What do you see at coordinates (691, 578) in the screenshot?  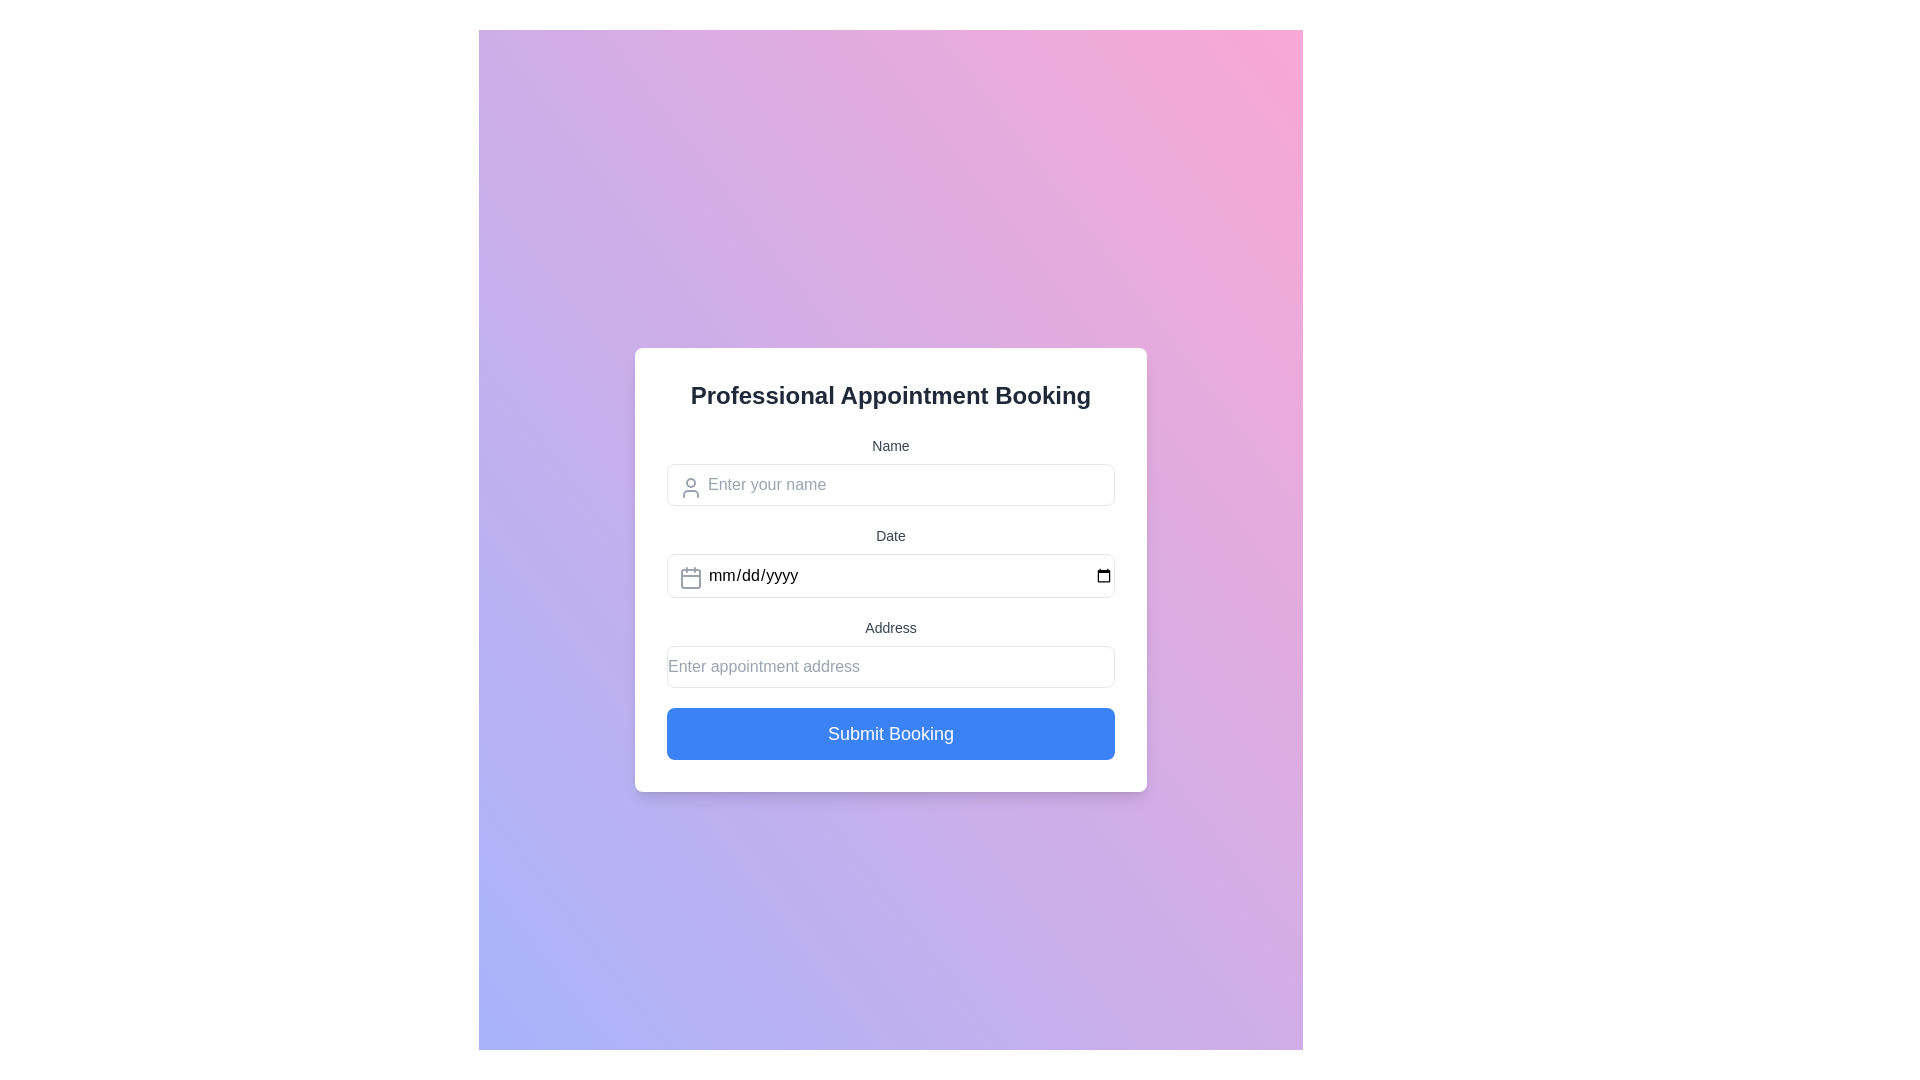 I see `the graphical decoration within the calendar icon, located to the left of the date input field` at bounding box center [691, 578].